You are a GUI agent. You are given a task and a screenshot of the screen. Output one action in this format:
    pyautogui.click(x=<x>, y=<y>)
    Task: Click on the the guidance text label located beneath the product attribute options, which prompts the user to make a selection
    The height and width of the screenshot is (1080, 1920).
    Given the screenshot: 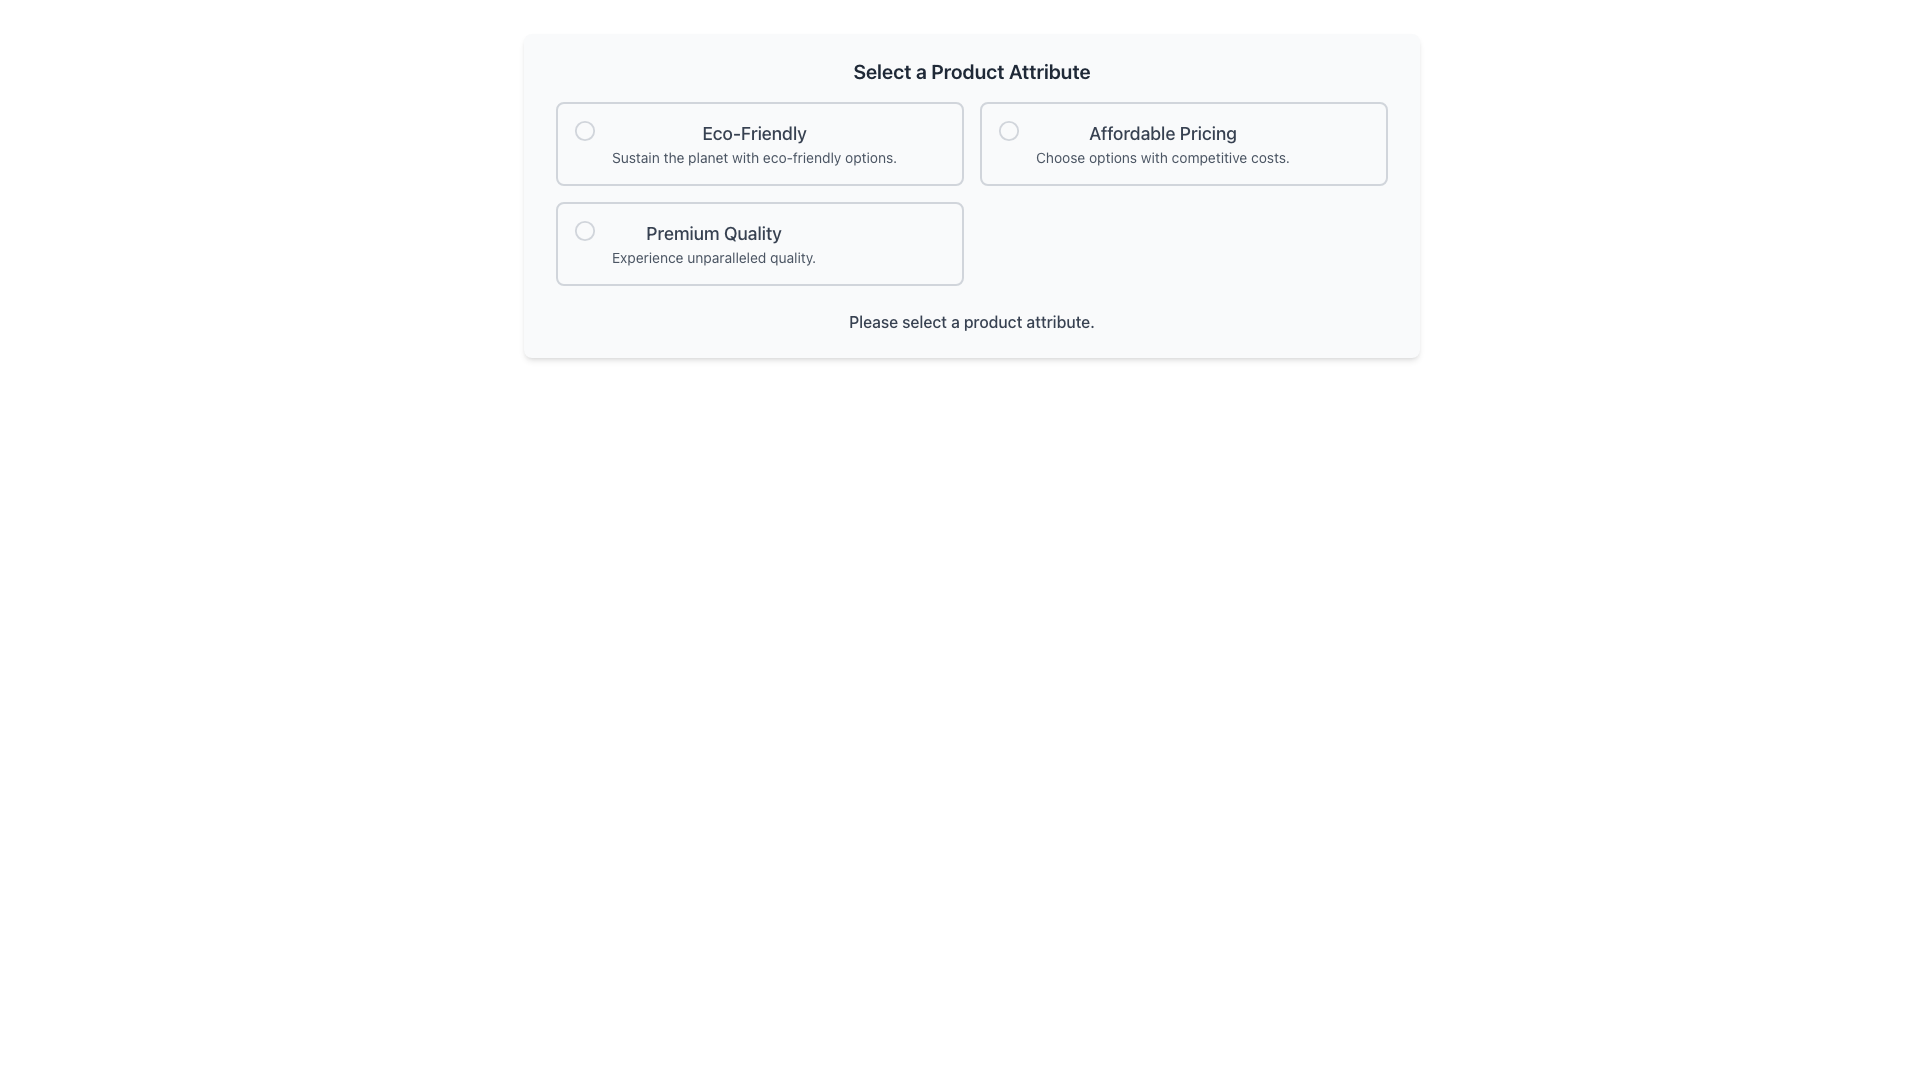 What is the action you would take?
    pyautogui.click(x=971, y=320)
    